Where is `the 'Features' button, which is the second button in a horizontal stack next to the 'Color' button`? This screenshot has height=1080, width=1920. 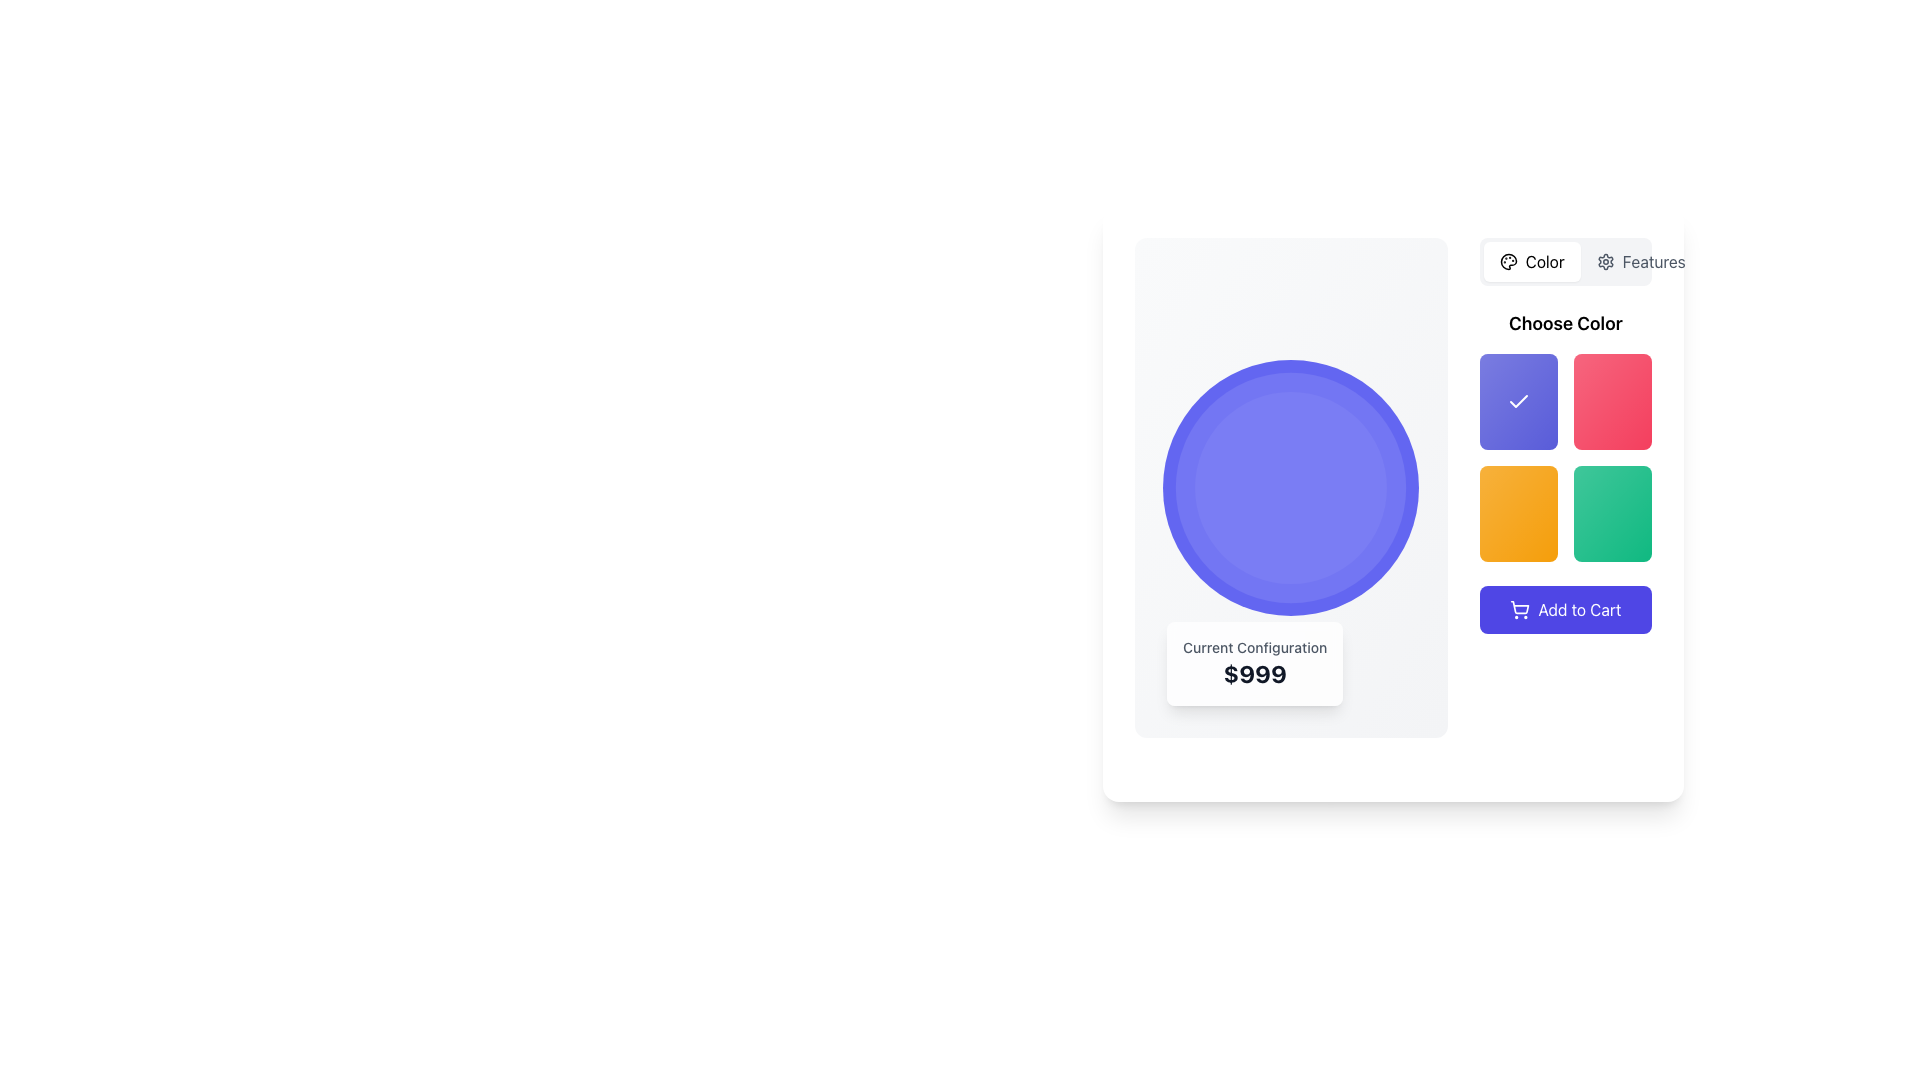 the 'Features' button, which is the second button in a horizontal stack next to the 'Color' button is located at coordinates (1641, 261).